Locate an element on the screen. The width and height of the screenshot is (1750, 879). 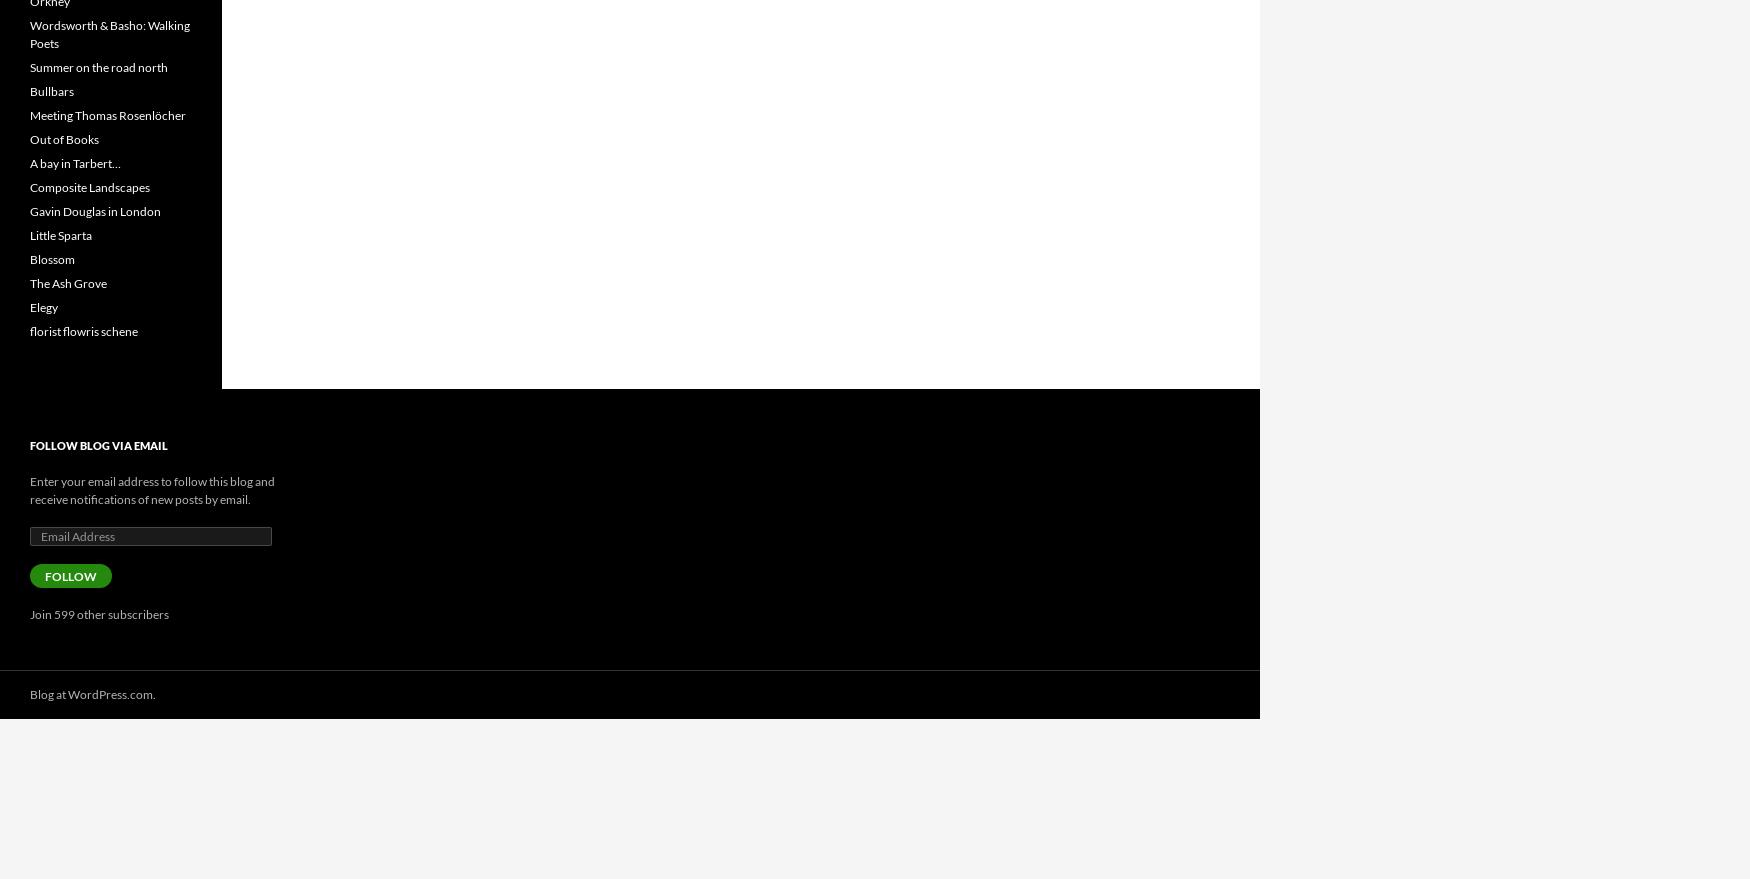
'Out of Books' is located at coordinates (64, 139).